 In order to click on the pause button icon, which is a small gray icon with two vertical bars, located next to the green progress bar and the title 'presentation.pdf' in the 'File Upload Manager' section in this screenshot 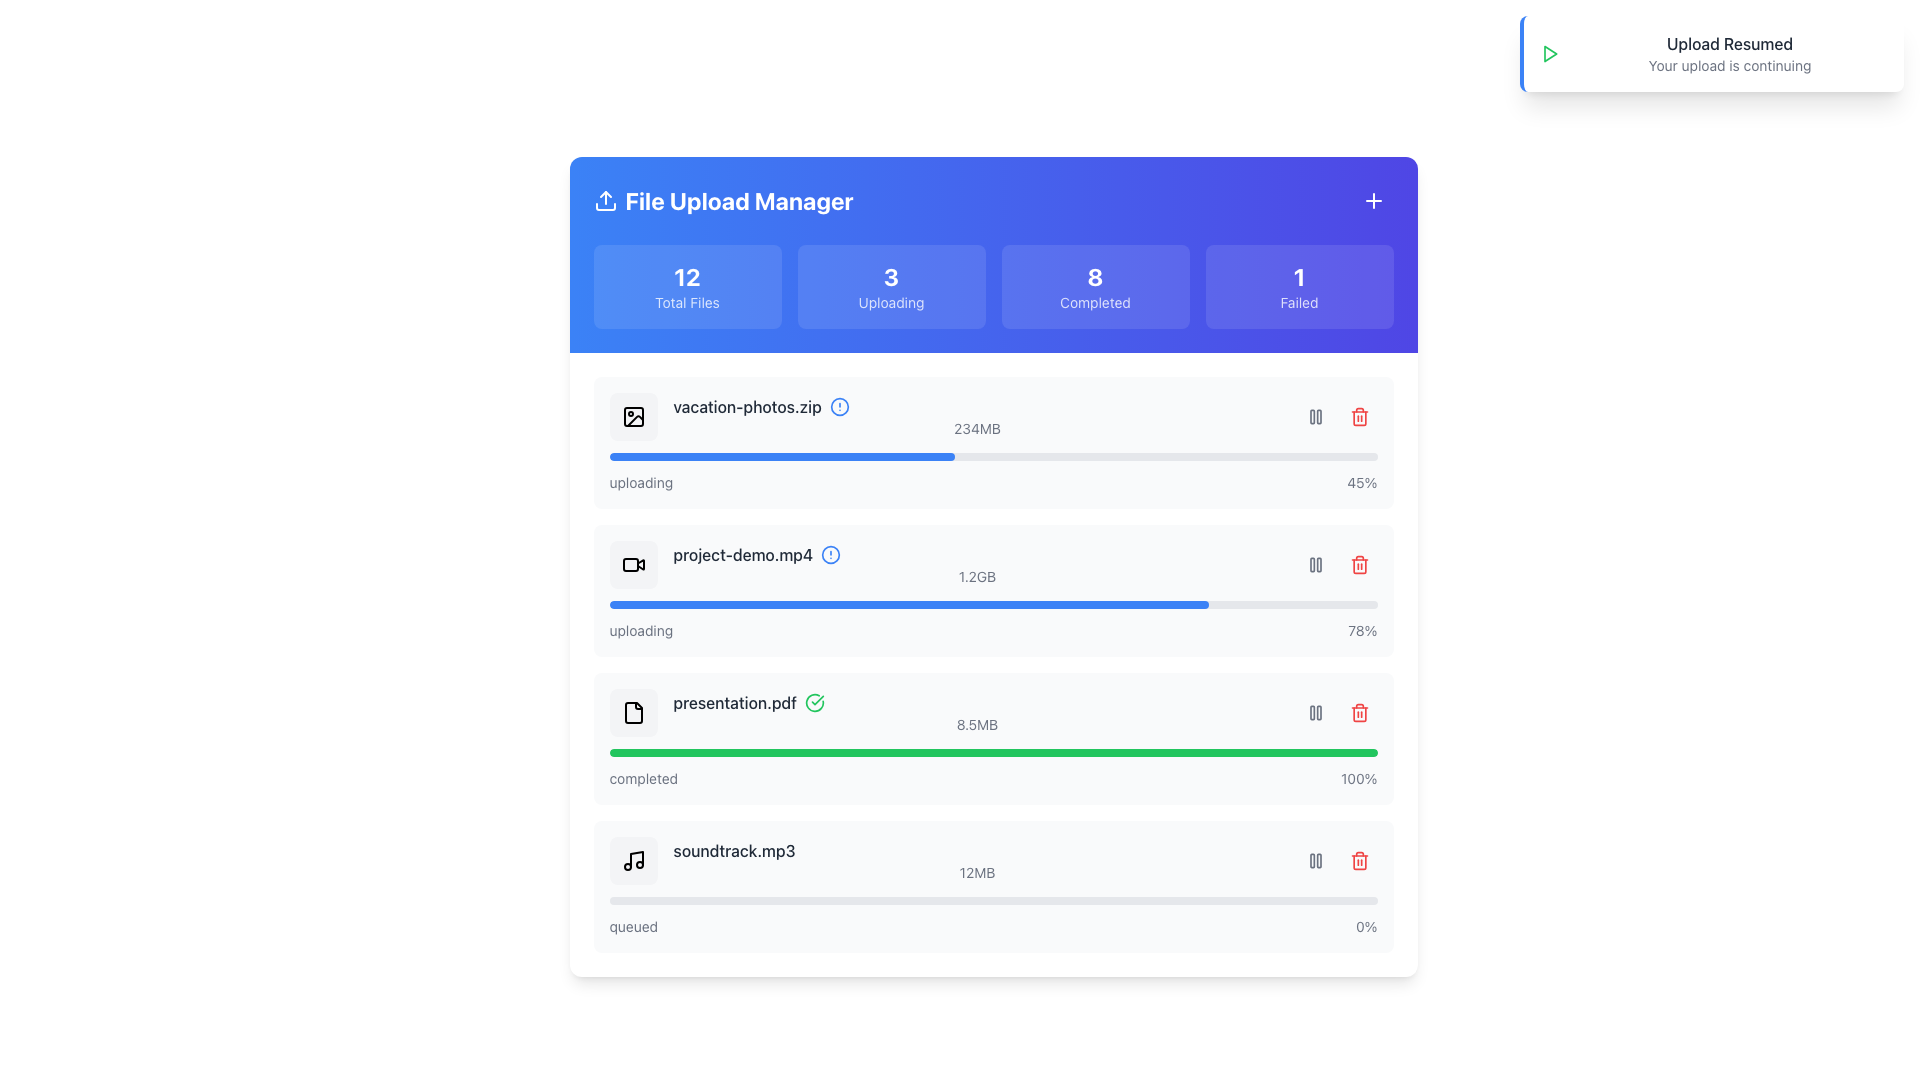, I will do `click(1315, 712)`.